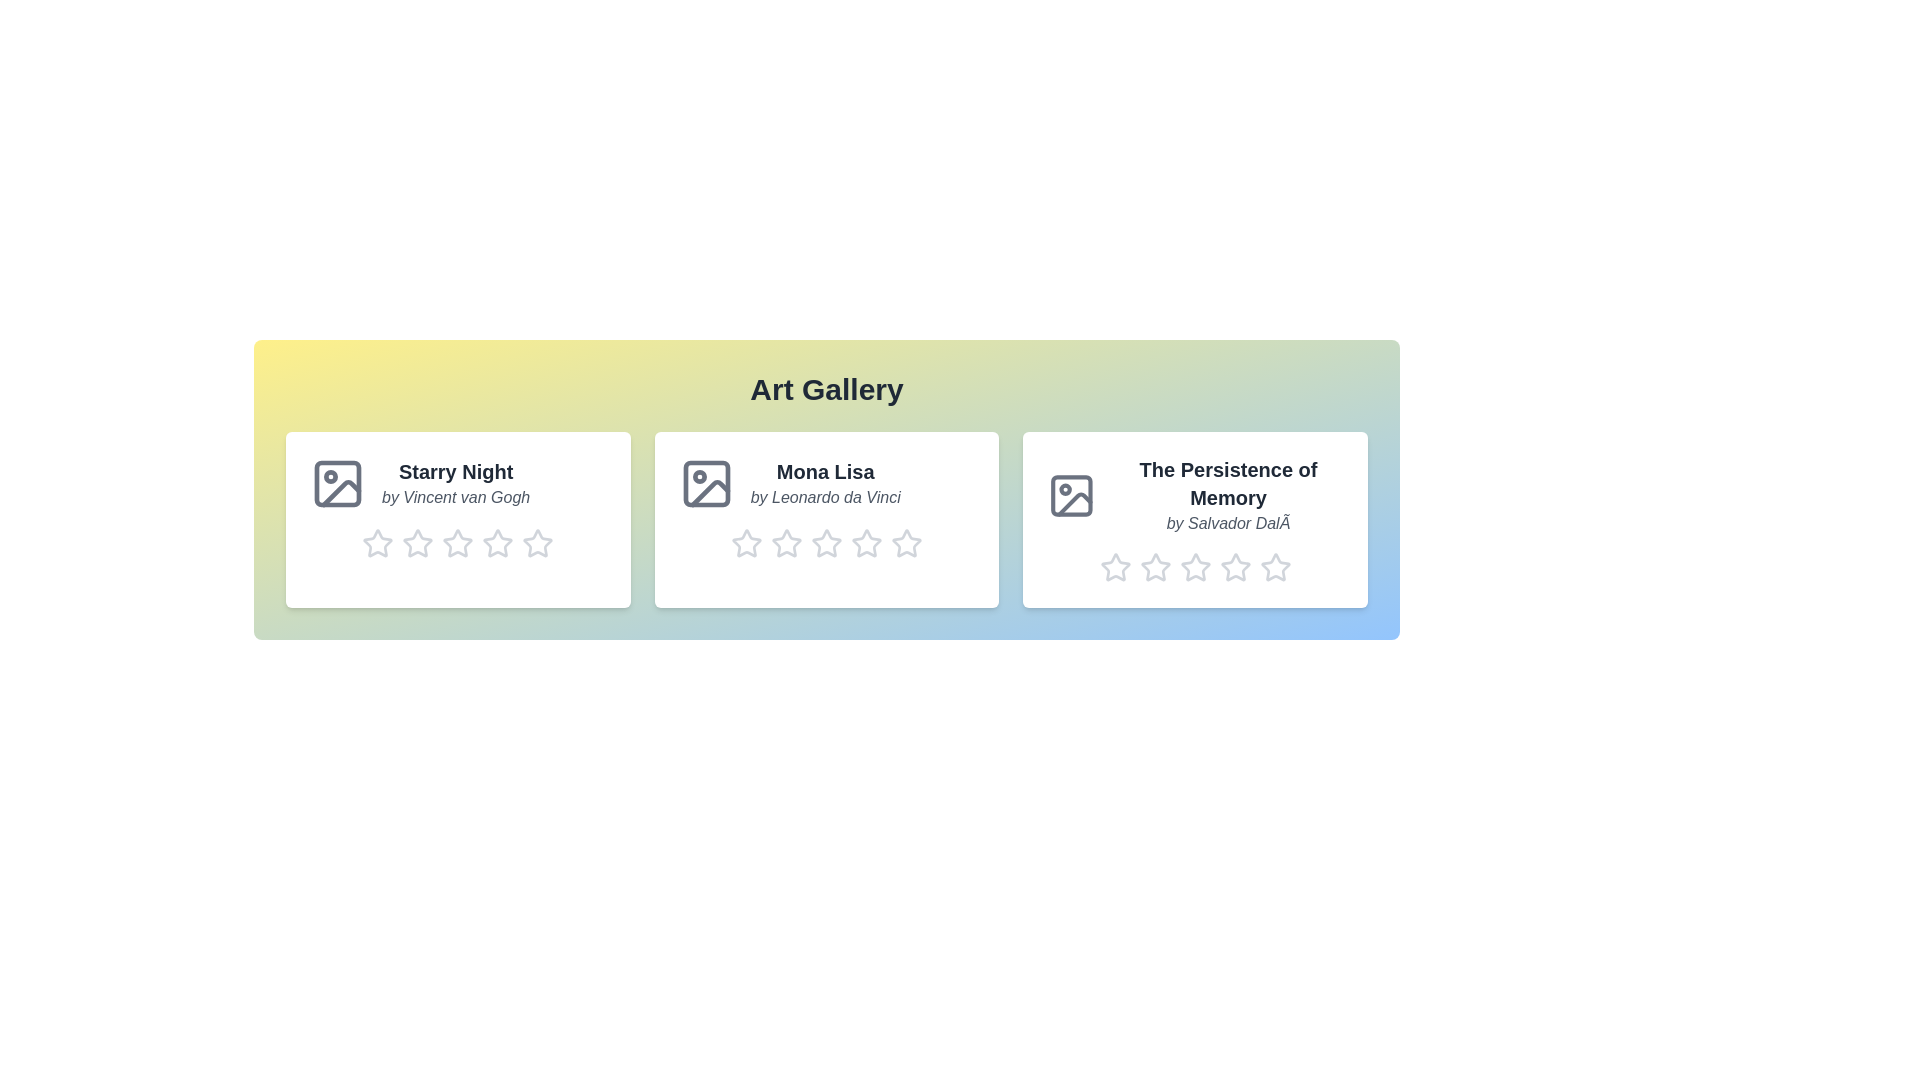 This screenshot has height=1080, width=1920. What do you see at coordinates (1155, 567) in the screenshot?
I see `the rating for the artwork 'The Persistence of Memory' to 2 stars` at bounding box center [1155, 567].